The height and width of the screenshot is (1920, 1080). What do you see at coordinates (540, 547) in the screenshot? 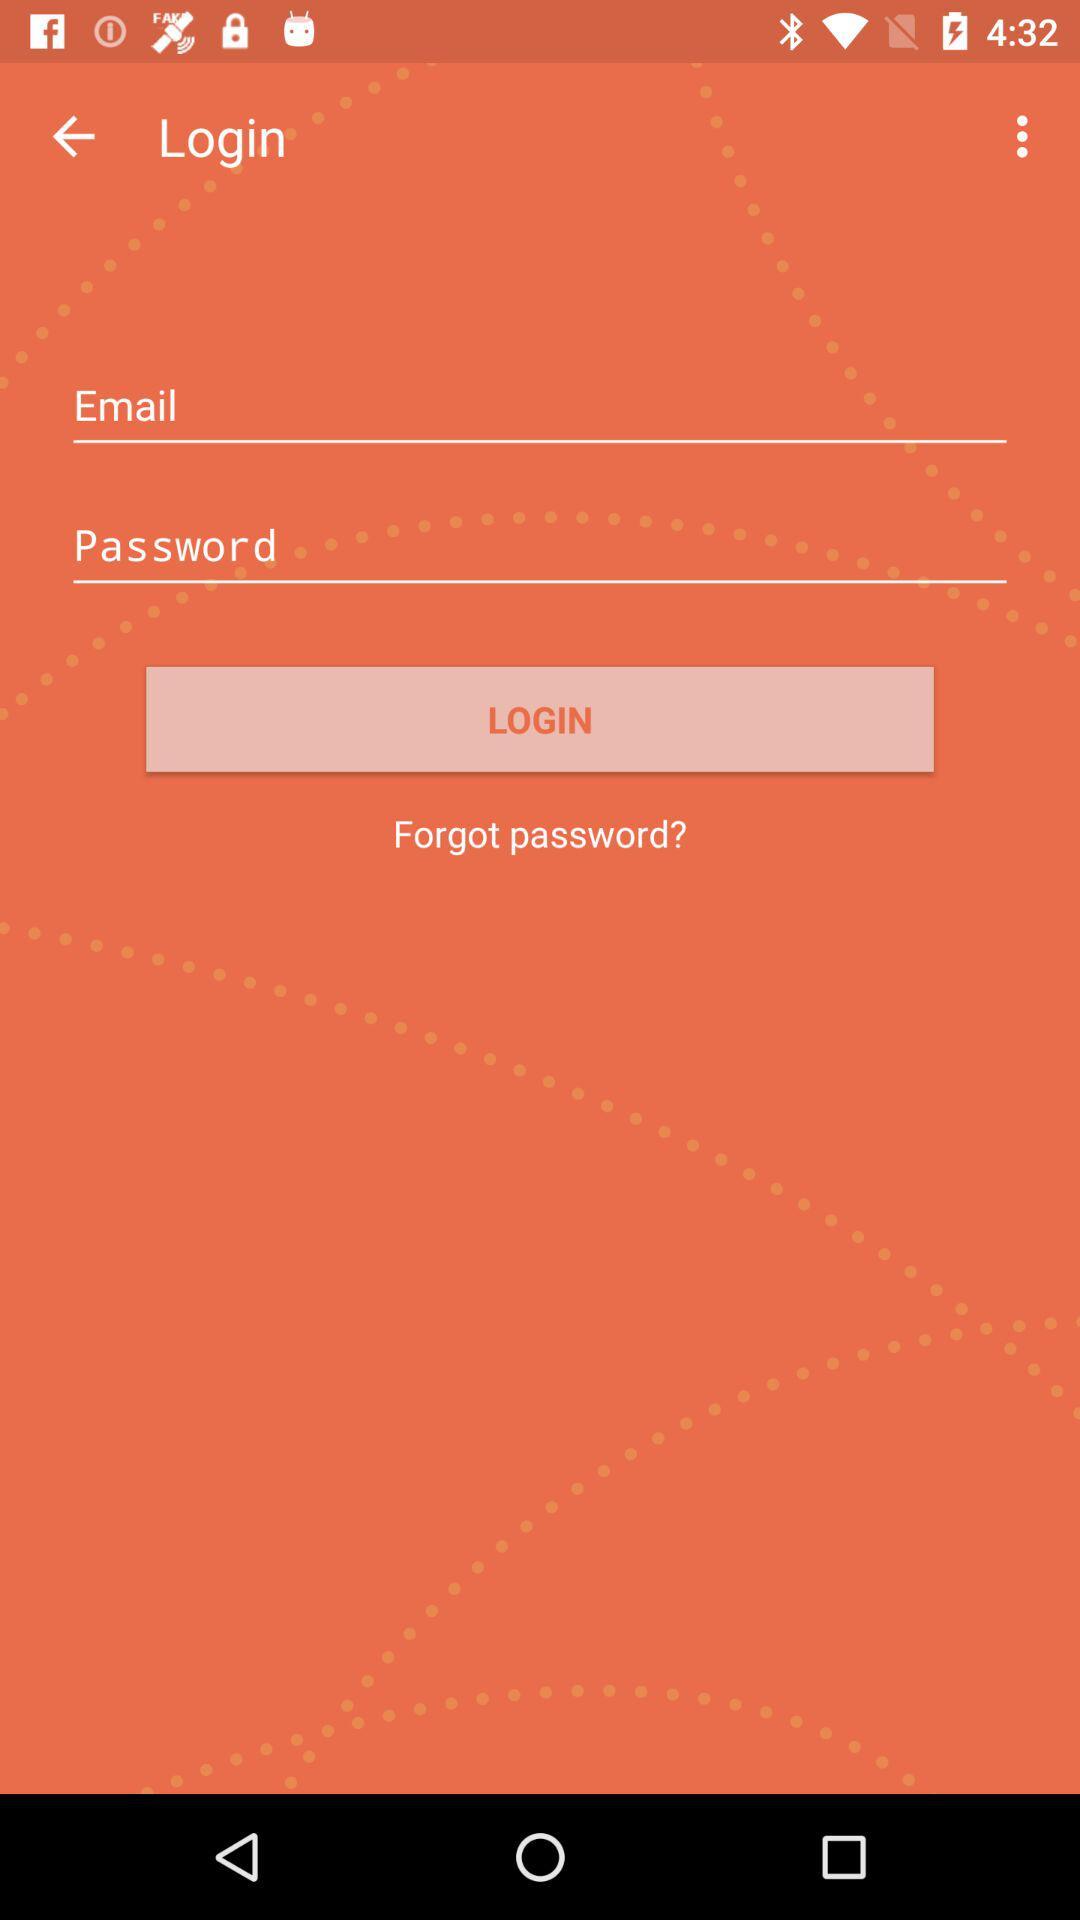
I see `input password` at bounding box center [540, 547].